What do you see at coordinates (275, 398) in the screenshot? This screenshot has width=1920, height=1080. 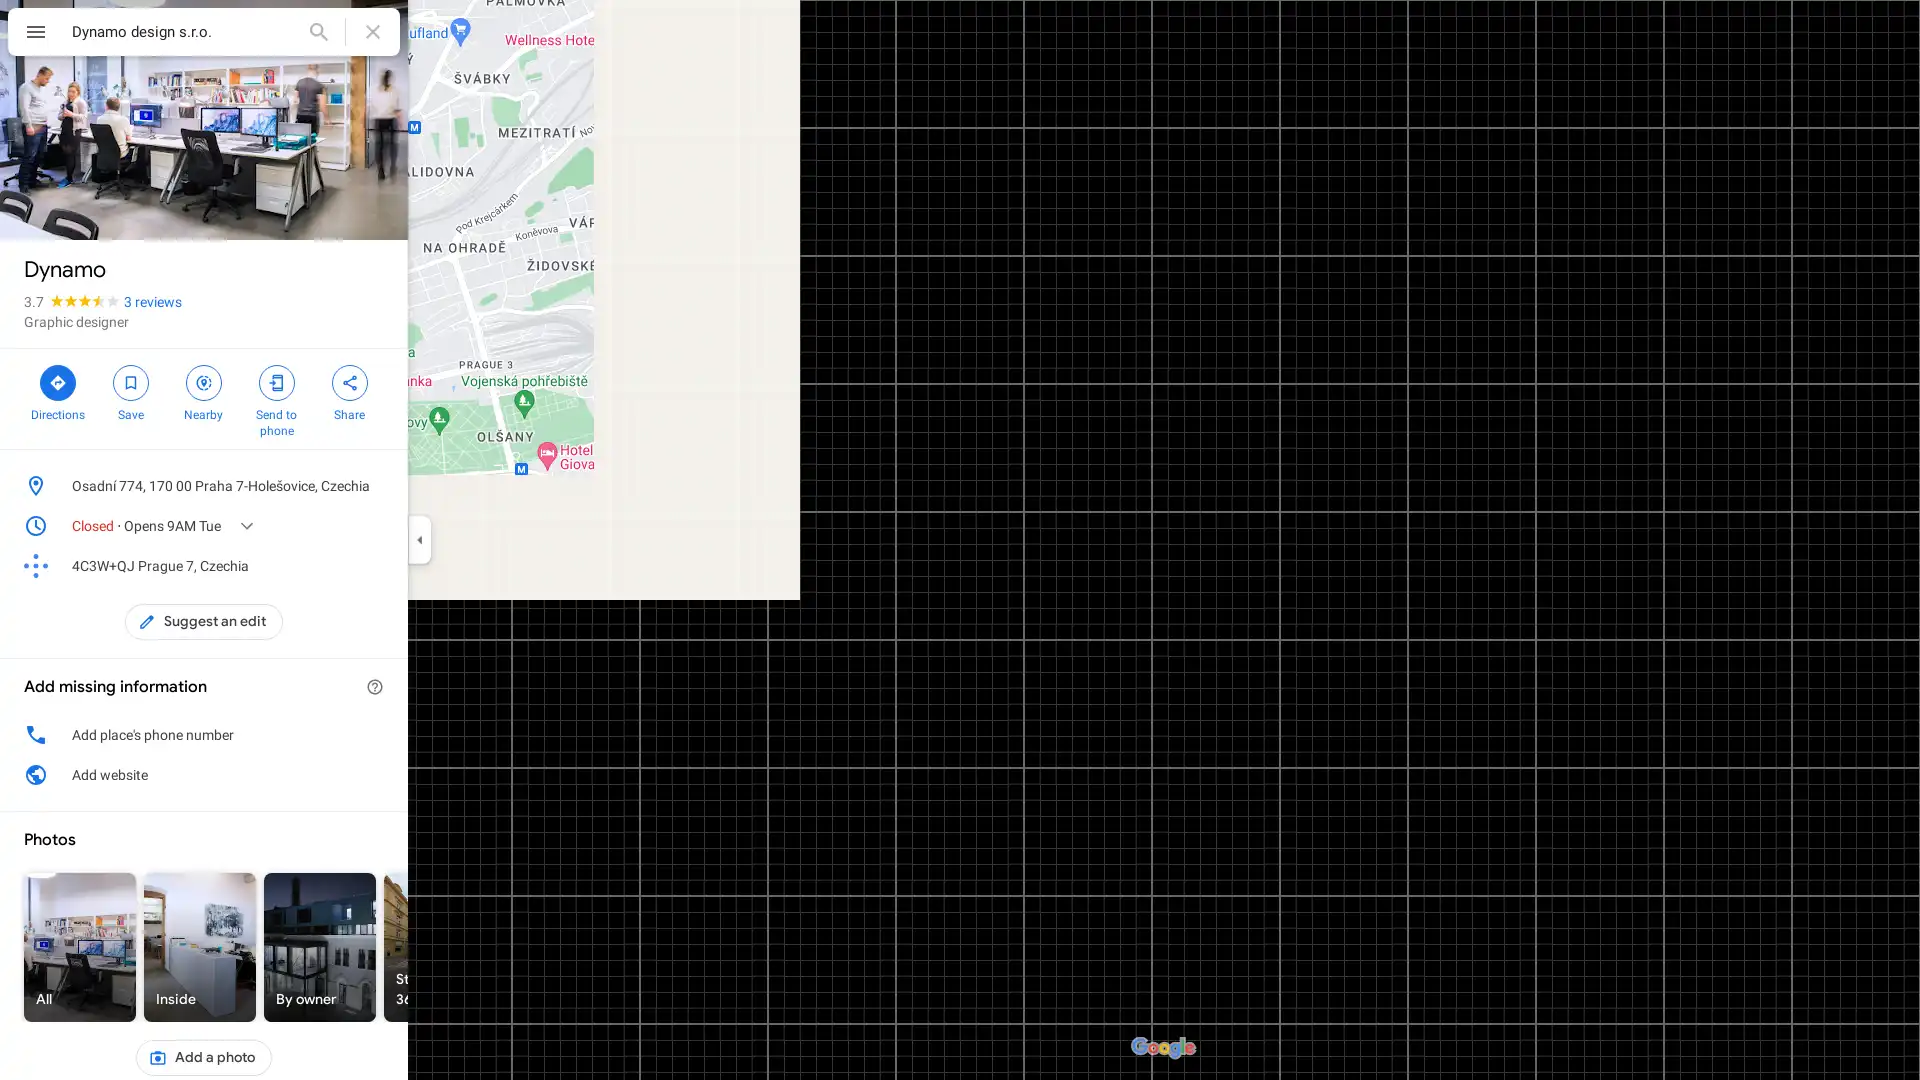 I see `Send Dynamo to your phone` at bounding box center [275, 398].